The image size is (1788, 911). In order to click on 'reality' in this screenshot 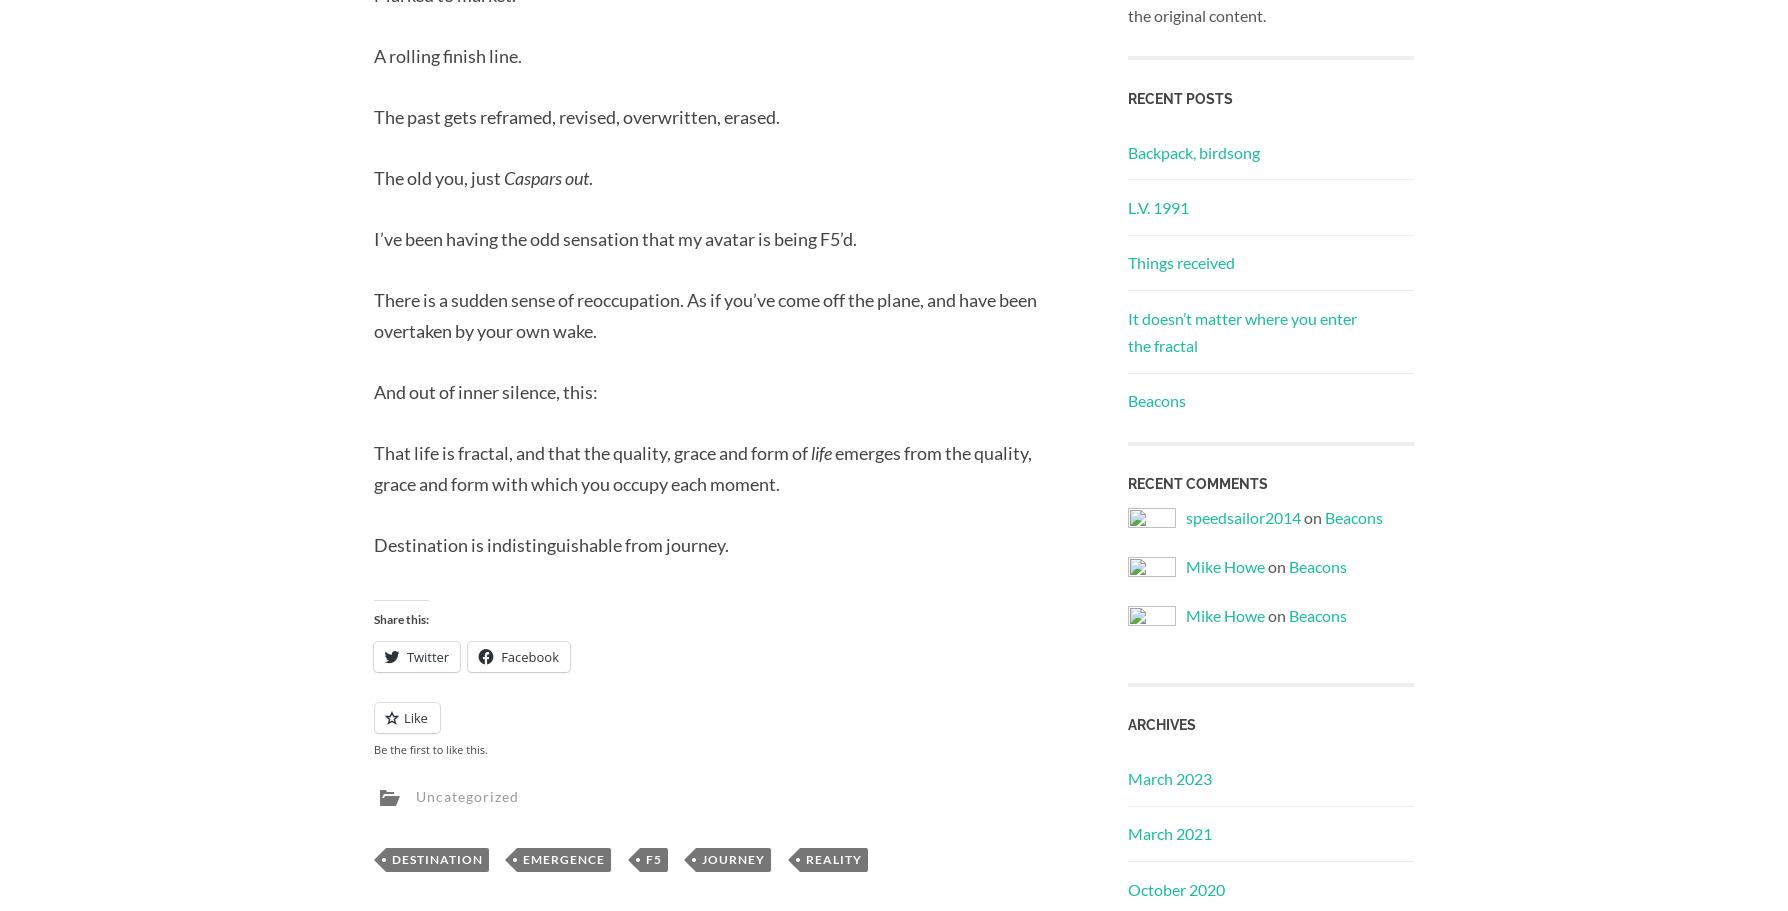, I will do `click(832, 859)`.